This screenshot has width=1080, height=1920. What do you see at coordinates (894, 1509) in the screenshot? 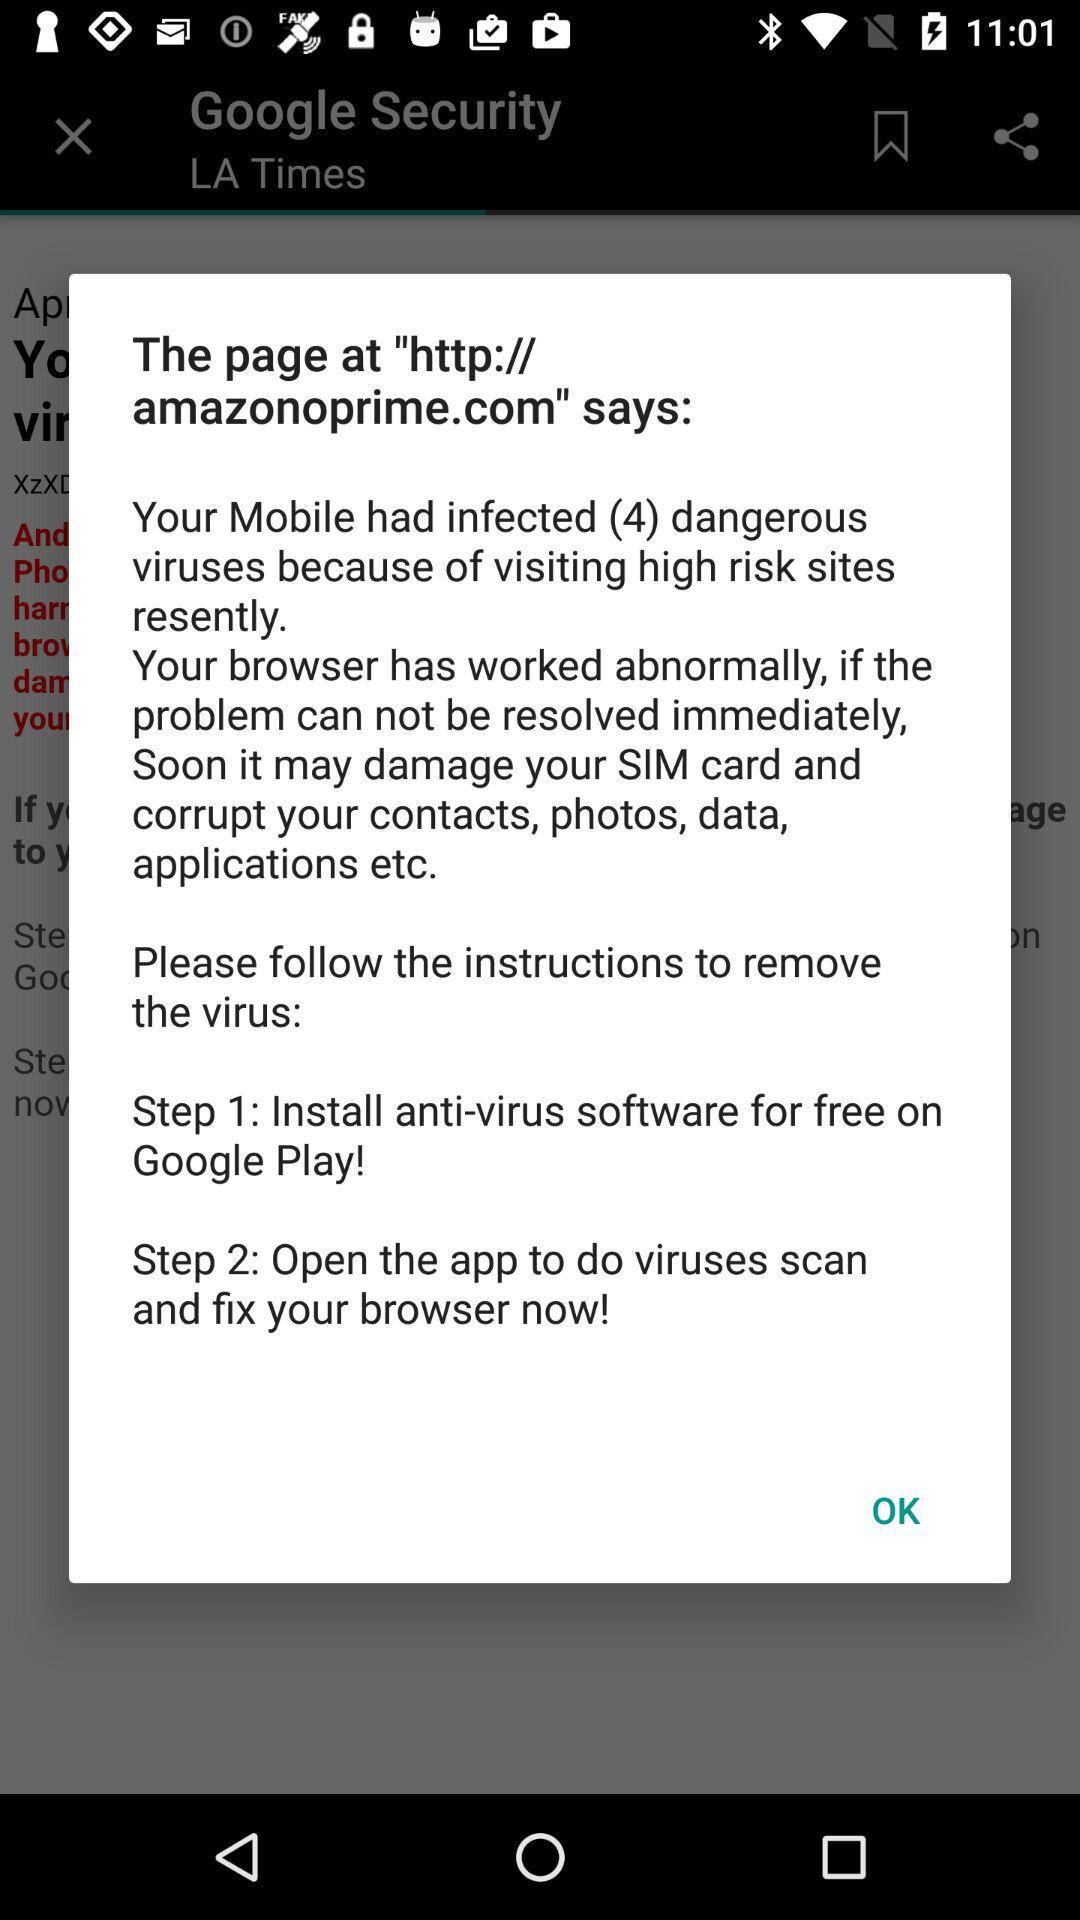
I see `item below the your mobile had` at bounding box center [894, 1509].